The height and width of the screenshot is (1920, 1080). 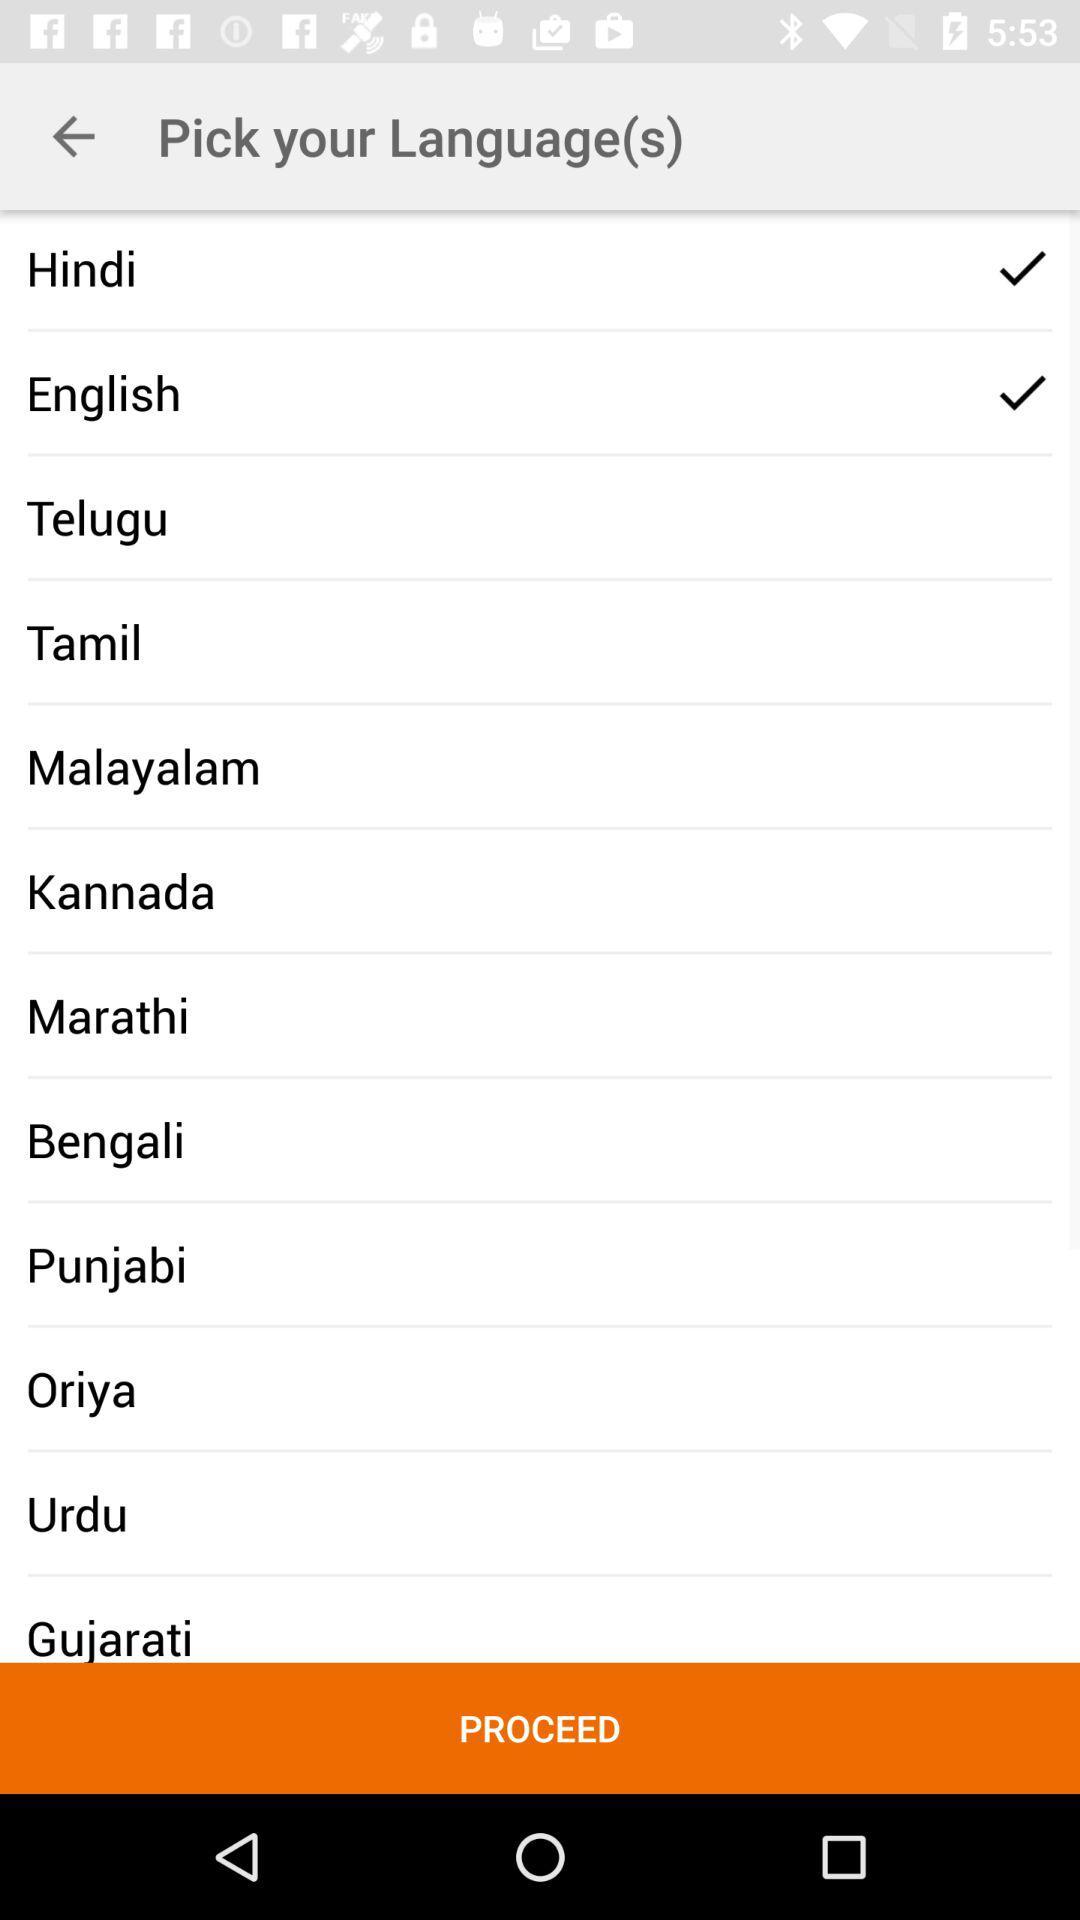 I want to click on the english icon, so click(x=103, y=392).